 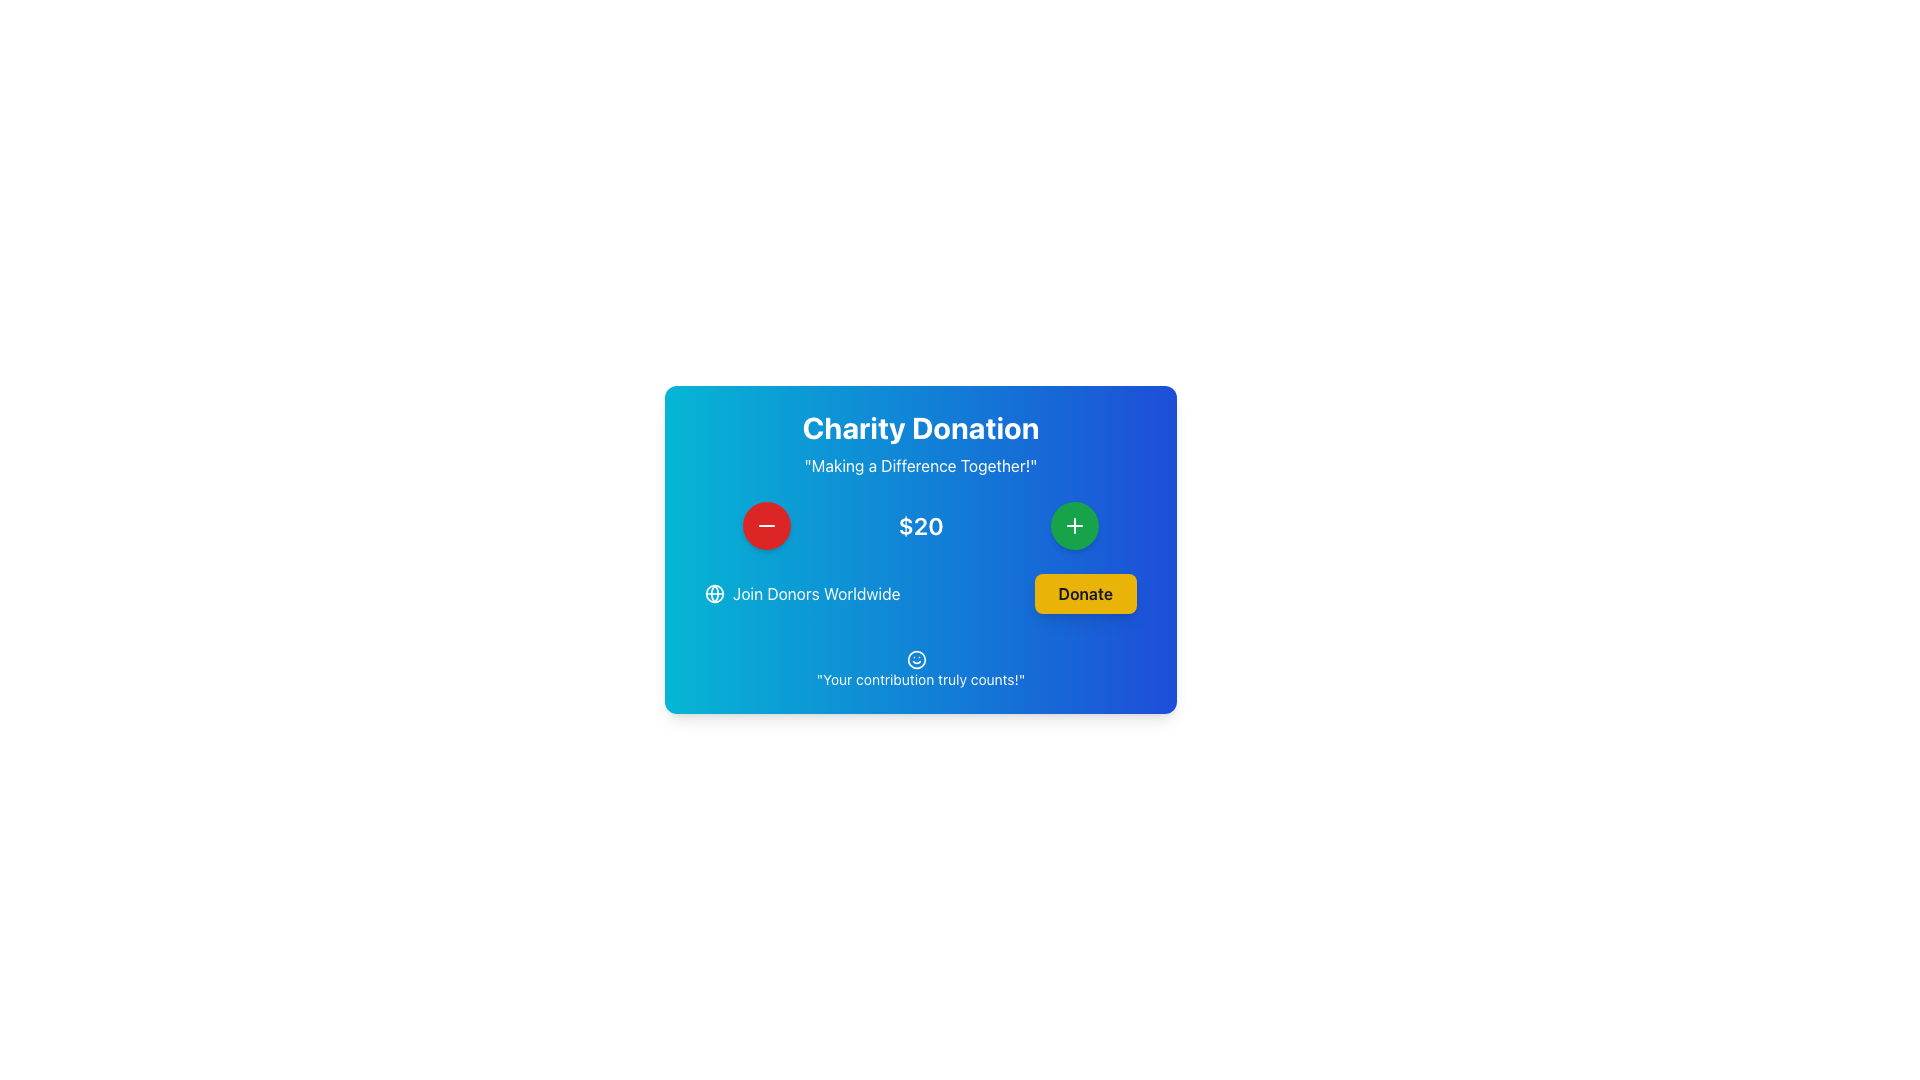 I want to click on the text display that reads 'Making a Difference Together!' which is centrally positioned below the text 'Charity Donation' on a blue background, so click(x=920, y=466).